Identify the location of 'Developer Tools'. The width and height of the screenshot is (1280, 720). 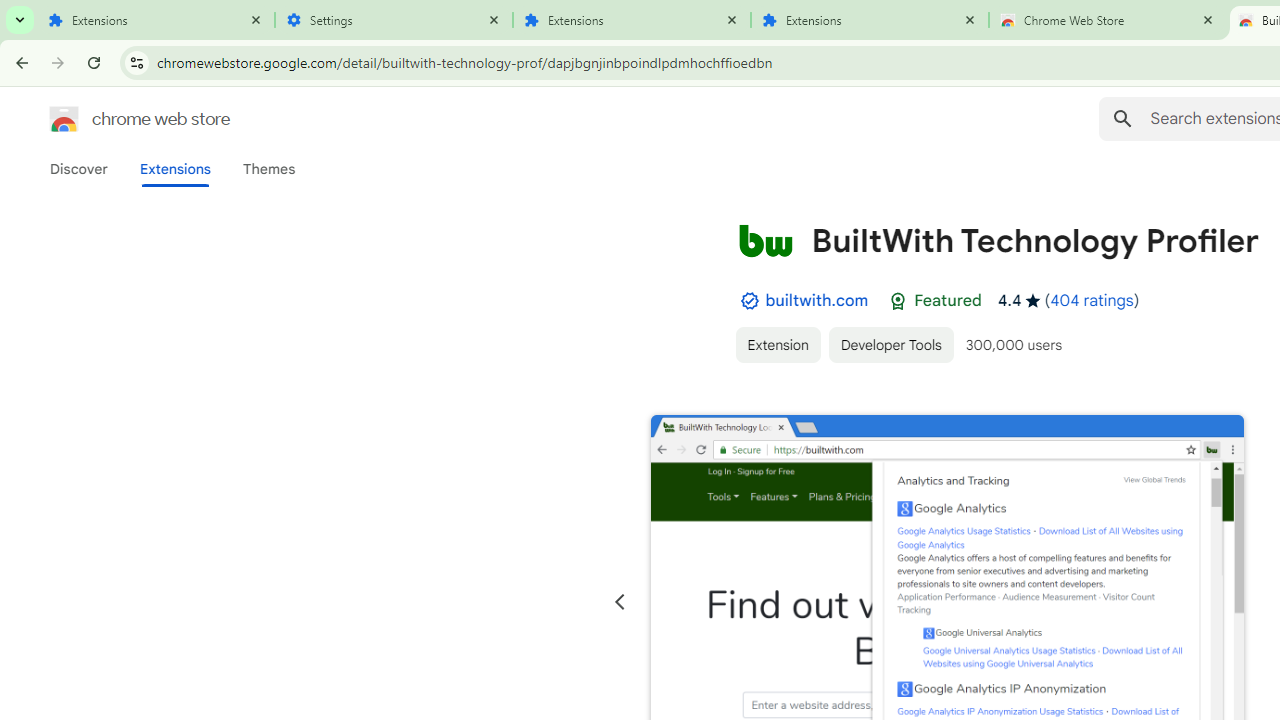
(889, 343).